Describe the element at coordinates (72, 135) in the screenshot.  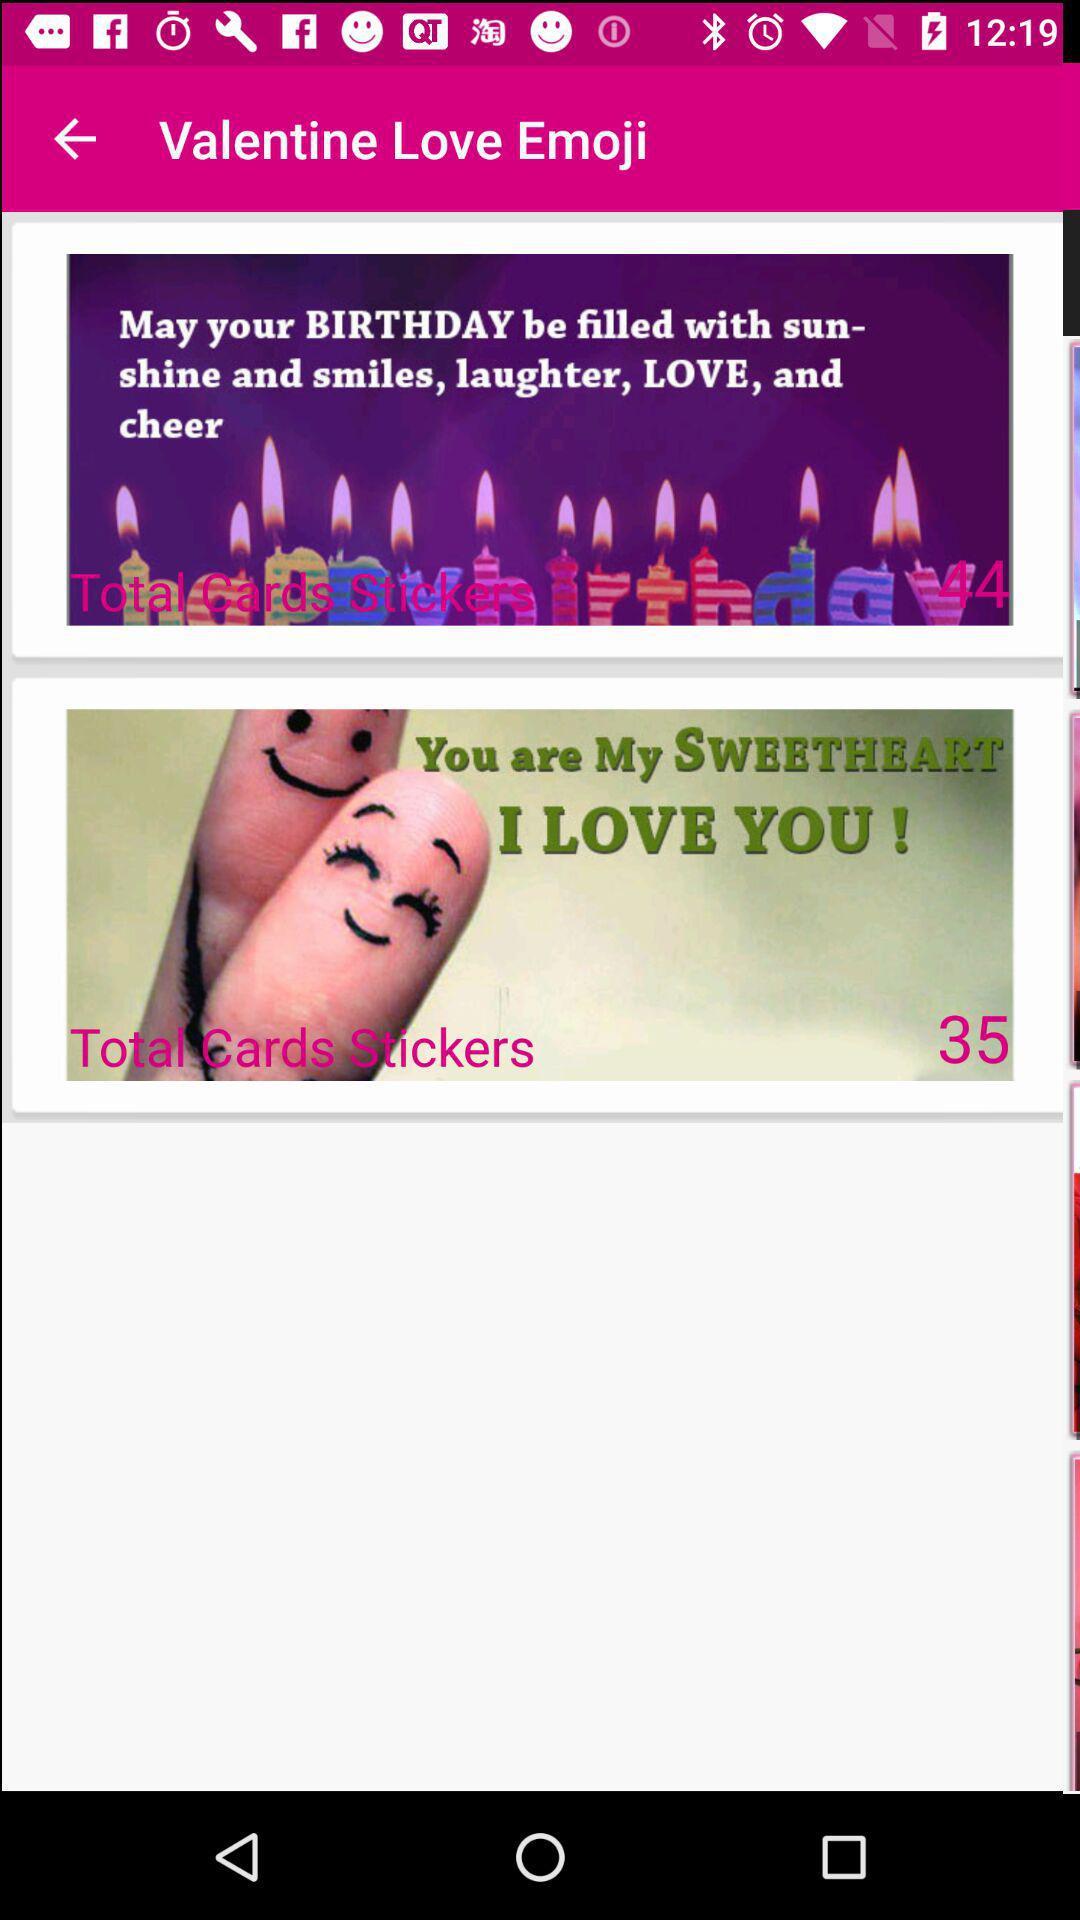
I see `icon to the left of the valentine love emoji app` at that location.